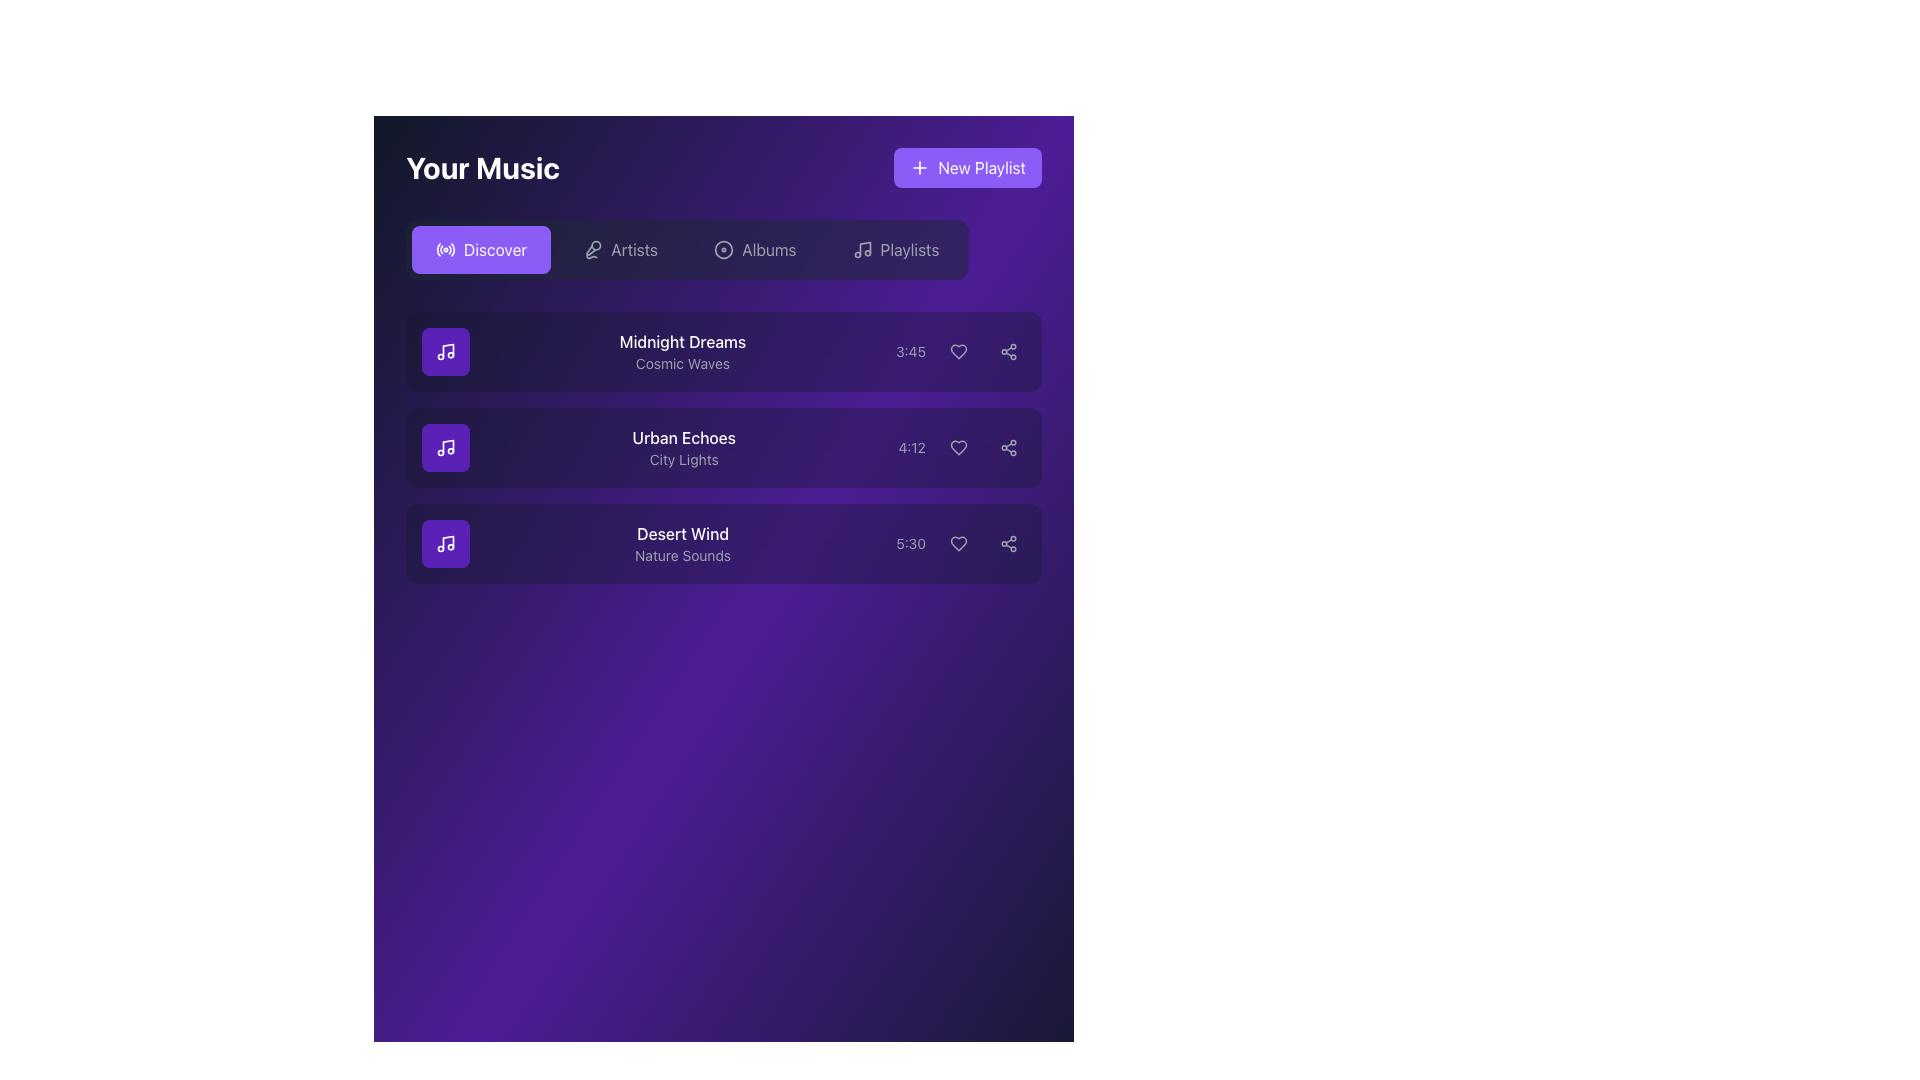 The image size is (1920, 1080). I want to click on the 'Playlists' text label in the navigation bar to switch to the Playlists section of the application, so click(908, 249).